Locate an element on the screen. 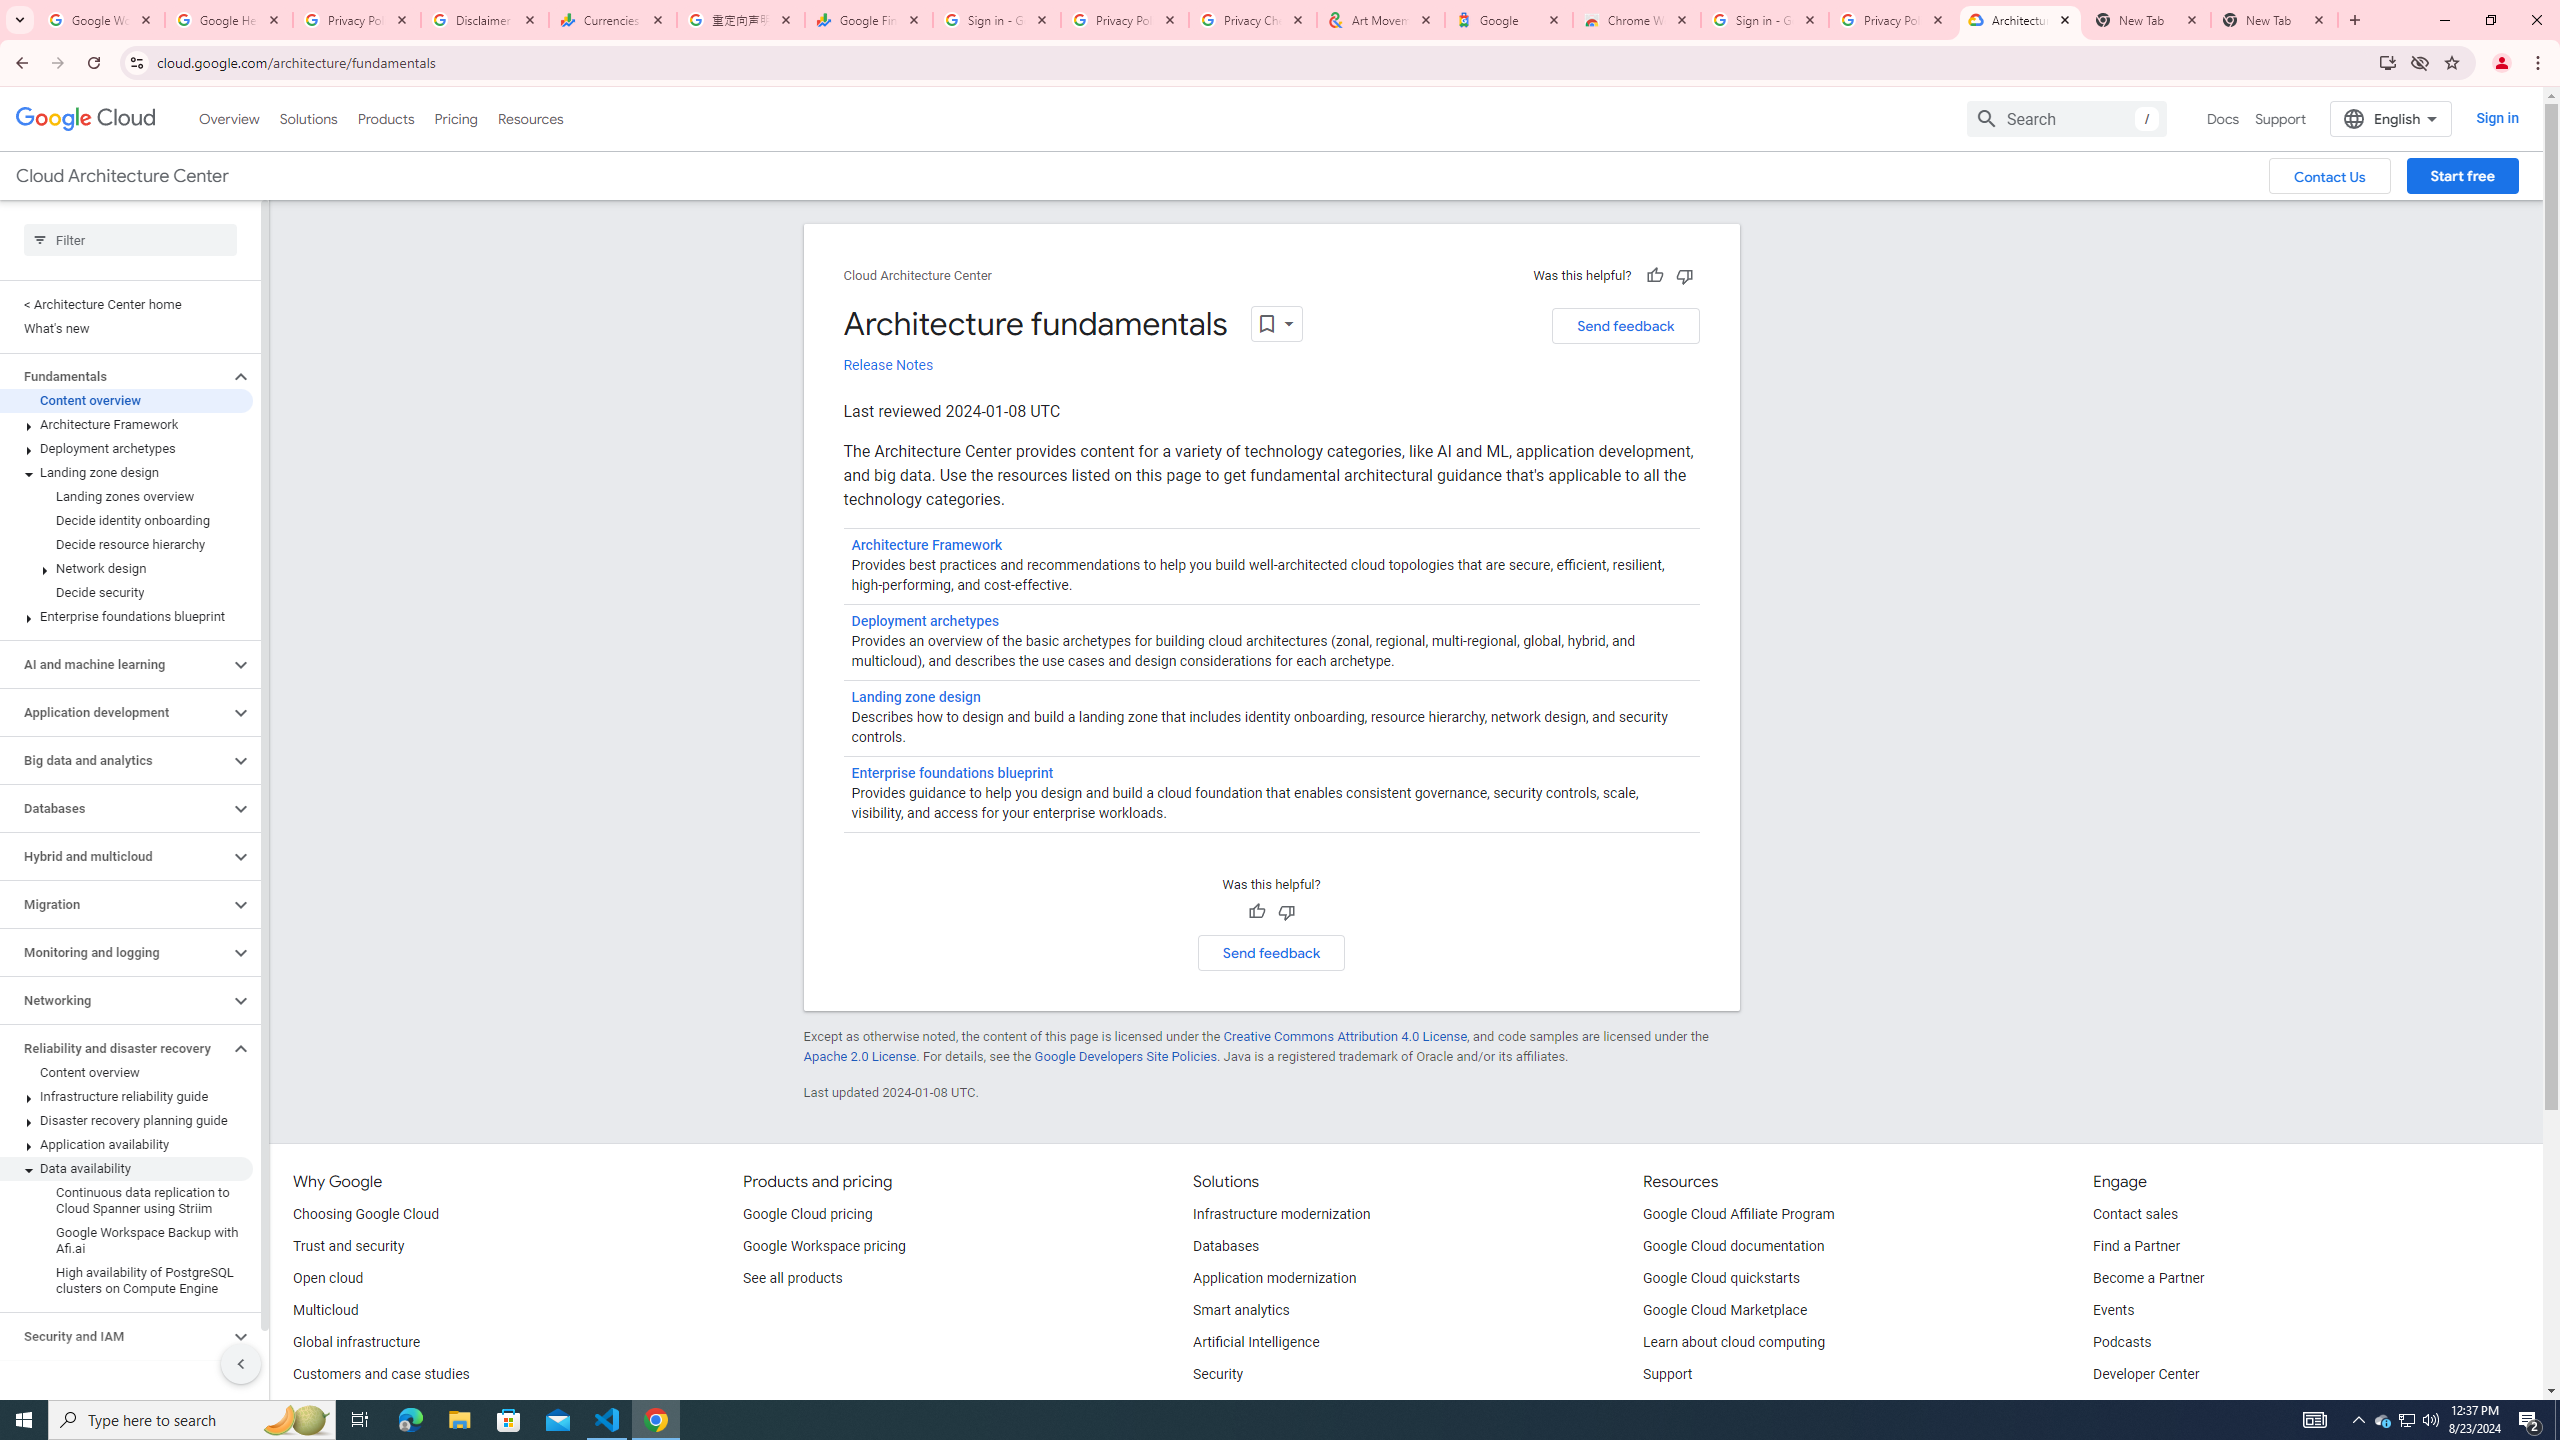 This screenshot has height=1440, width=2560. 'Smart analytics' is located at coordinates (1240, 1310).